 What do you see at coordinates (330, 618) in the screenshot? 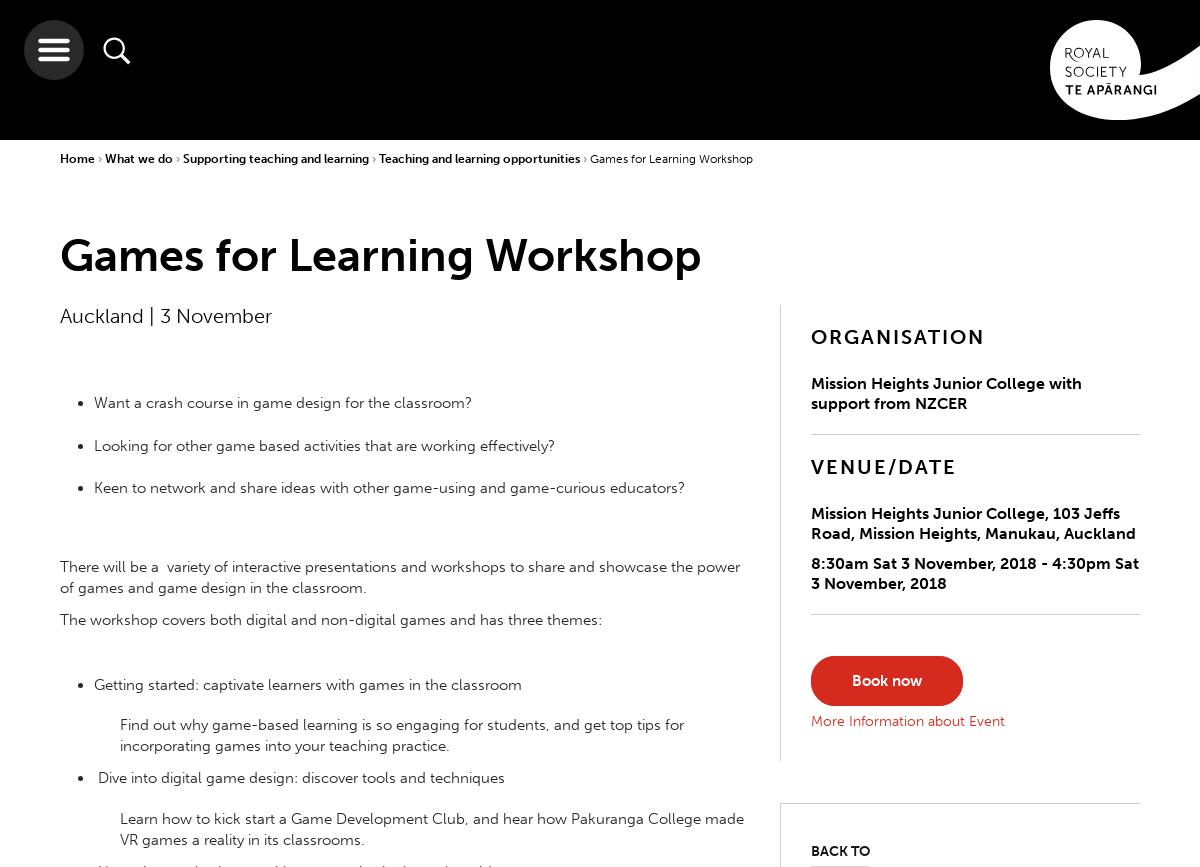
I see `'The workshop covers both digital and non-digital games and has three themes:'` at bounding box center [330, 618].